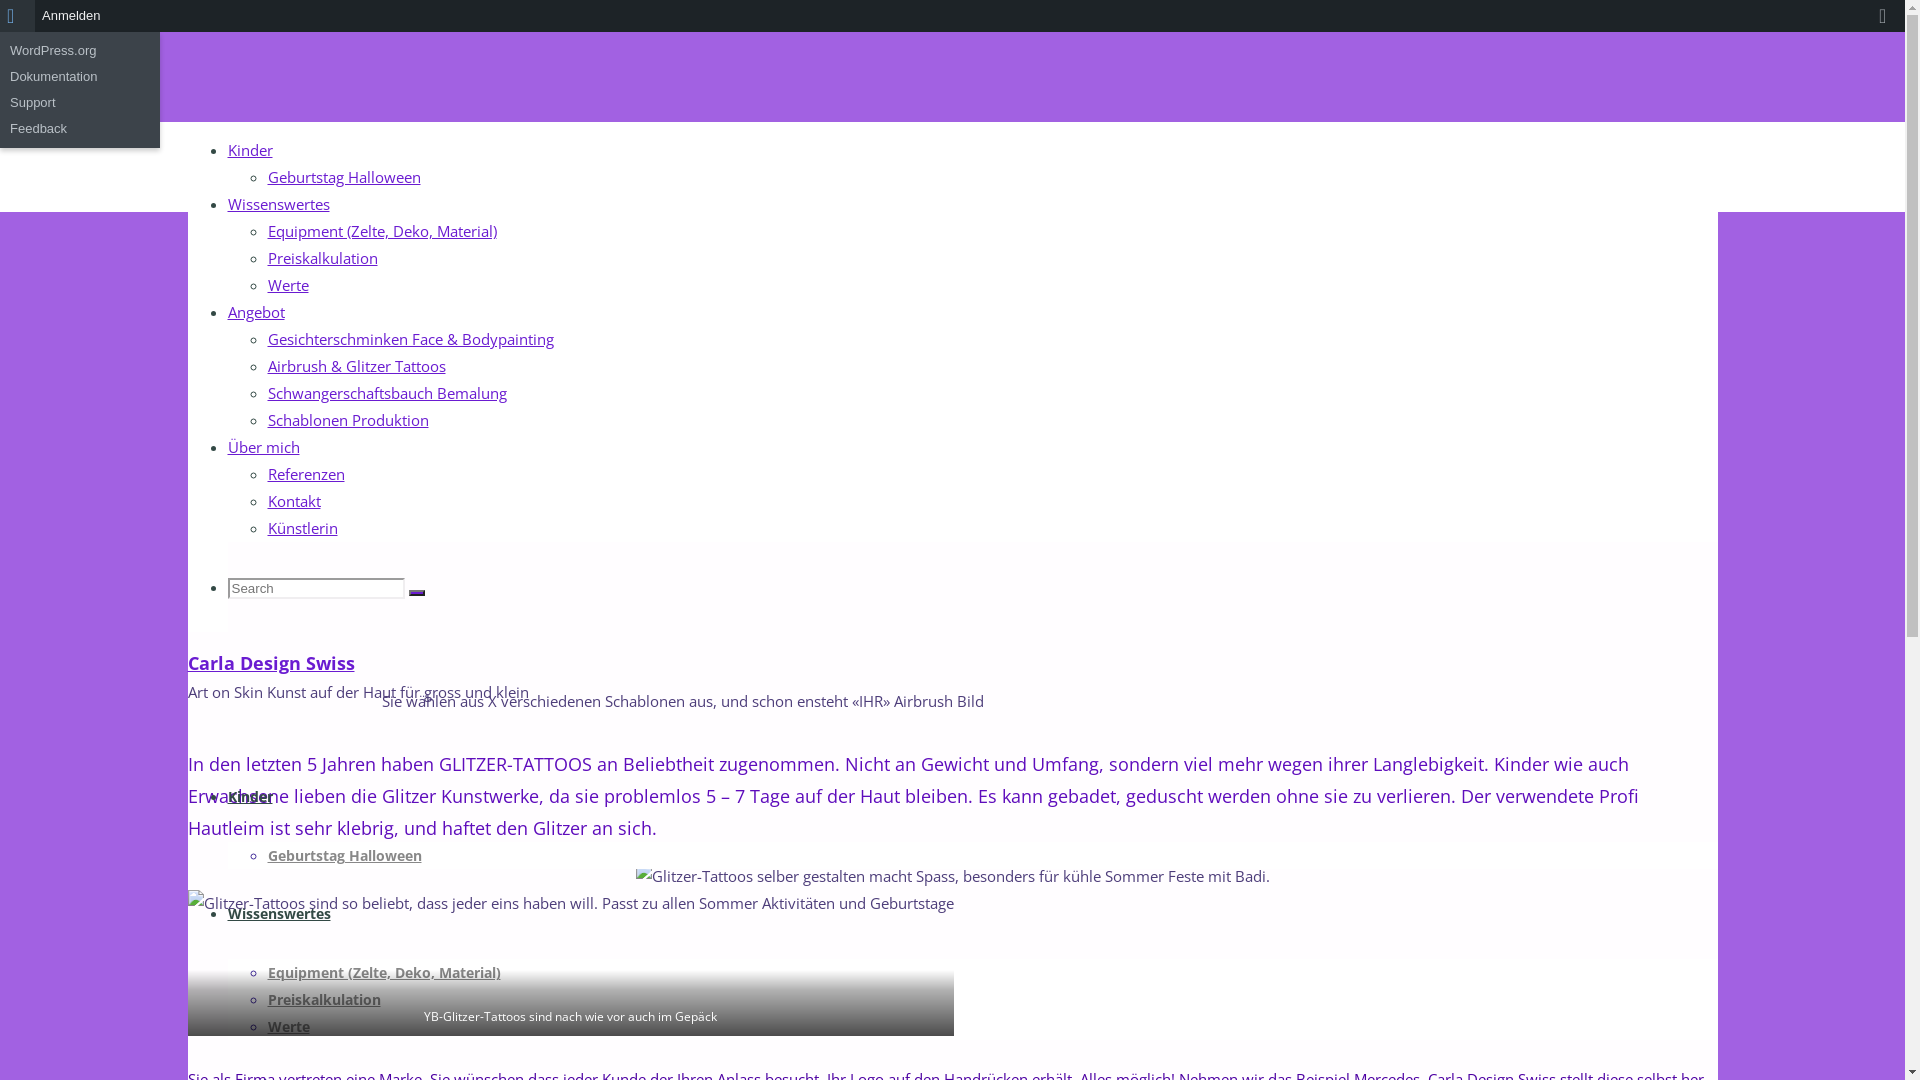 The width and height of the screenshot is (1920, 1080). Describe the element at coordinates (267, 855) in the screenshot. I see `'Geburtstag Halloween'` at that location.